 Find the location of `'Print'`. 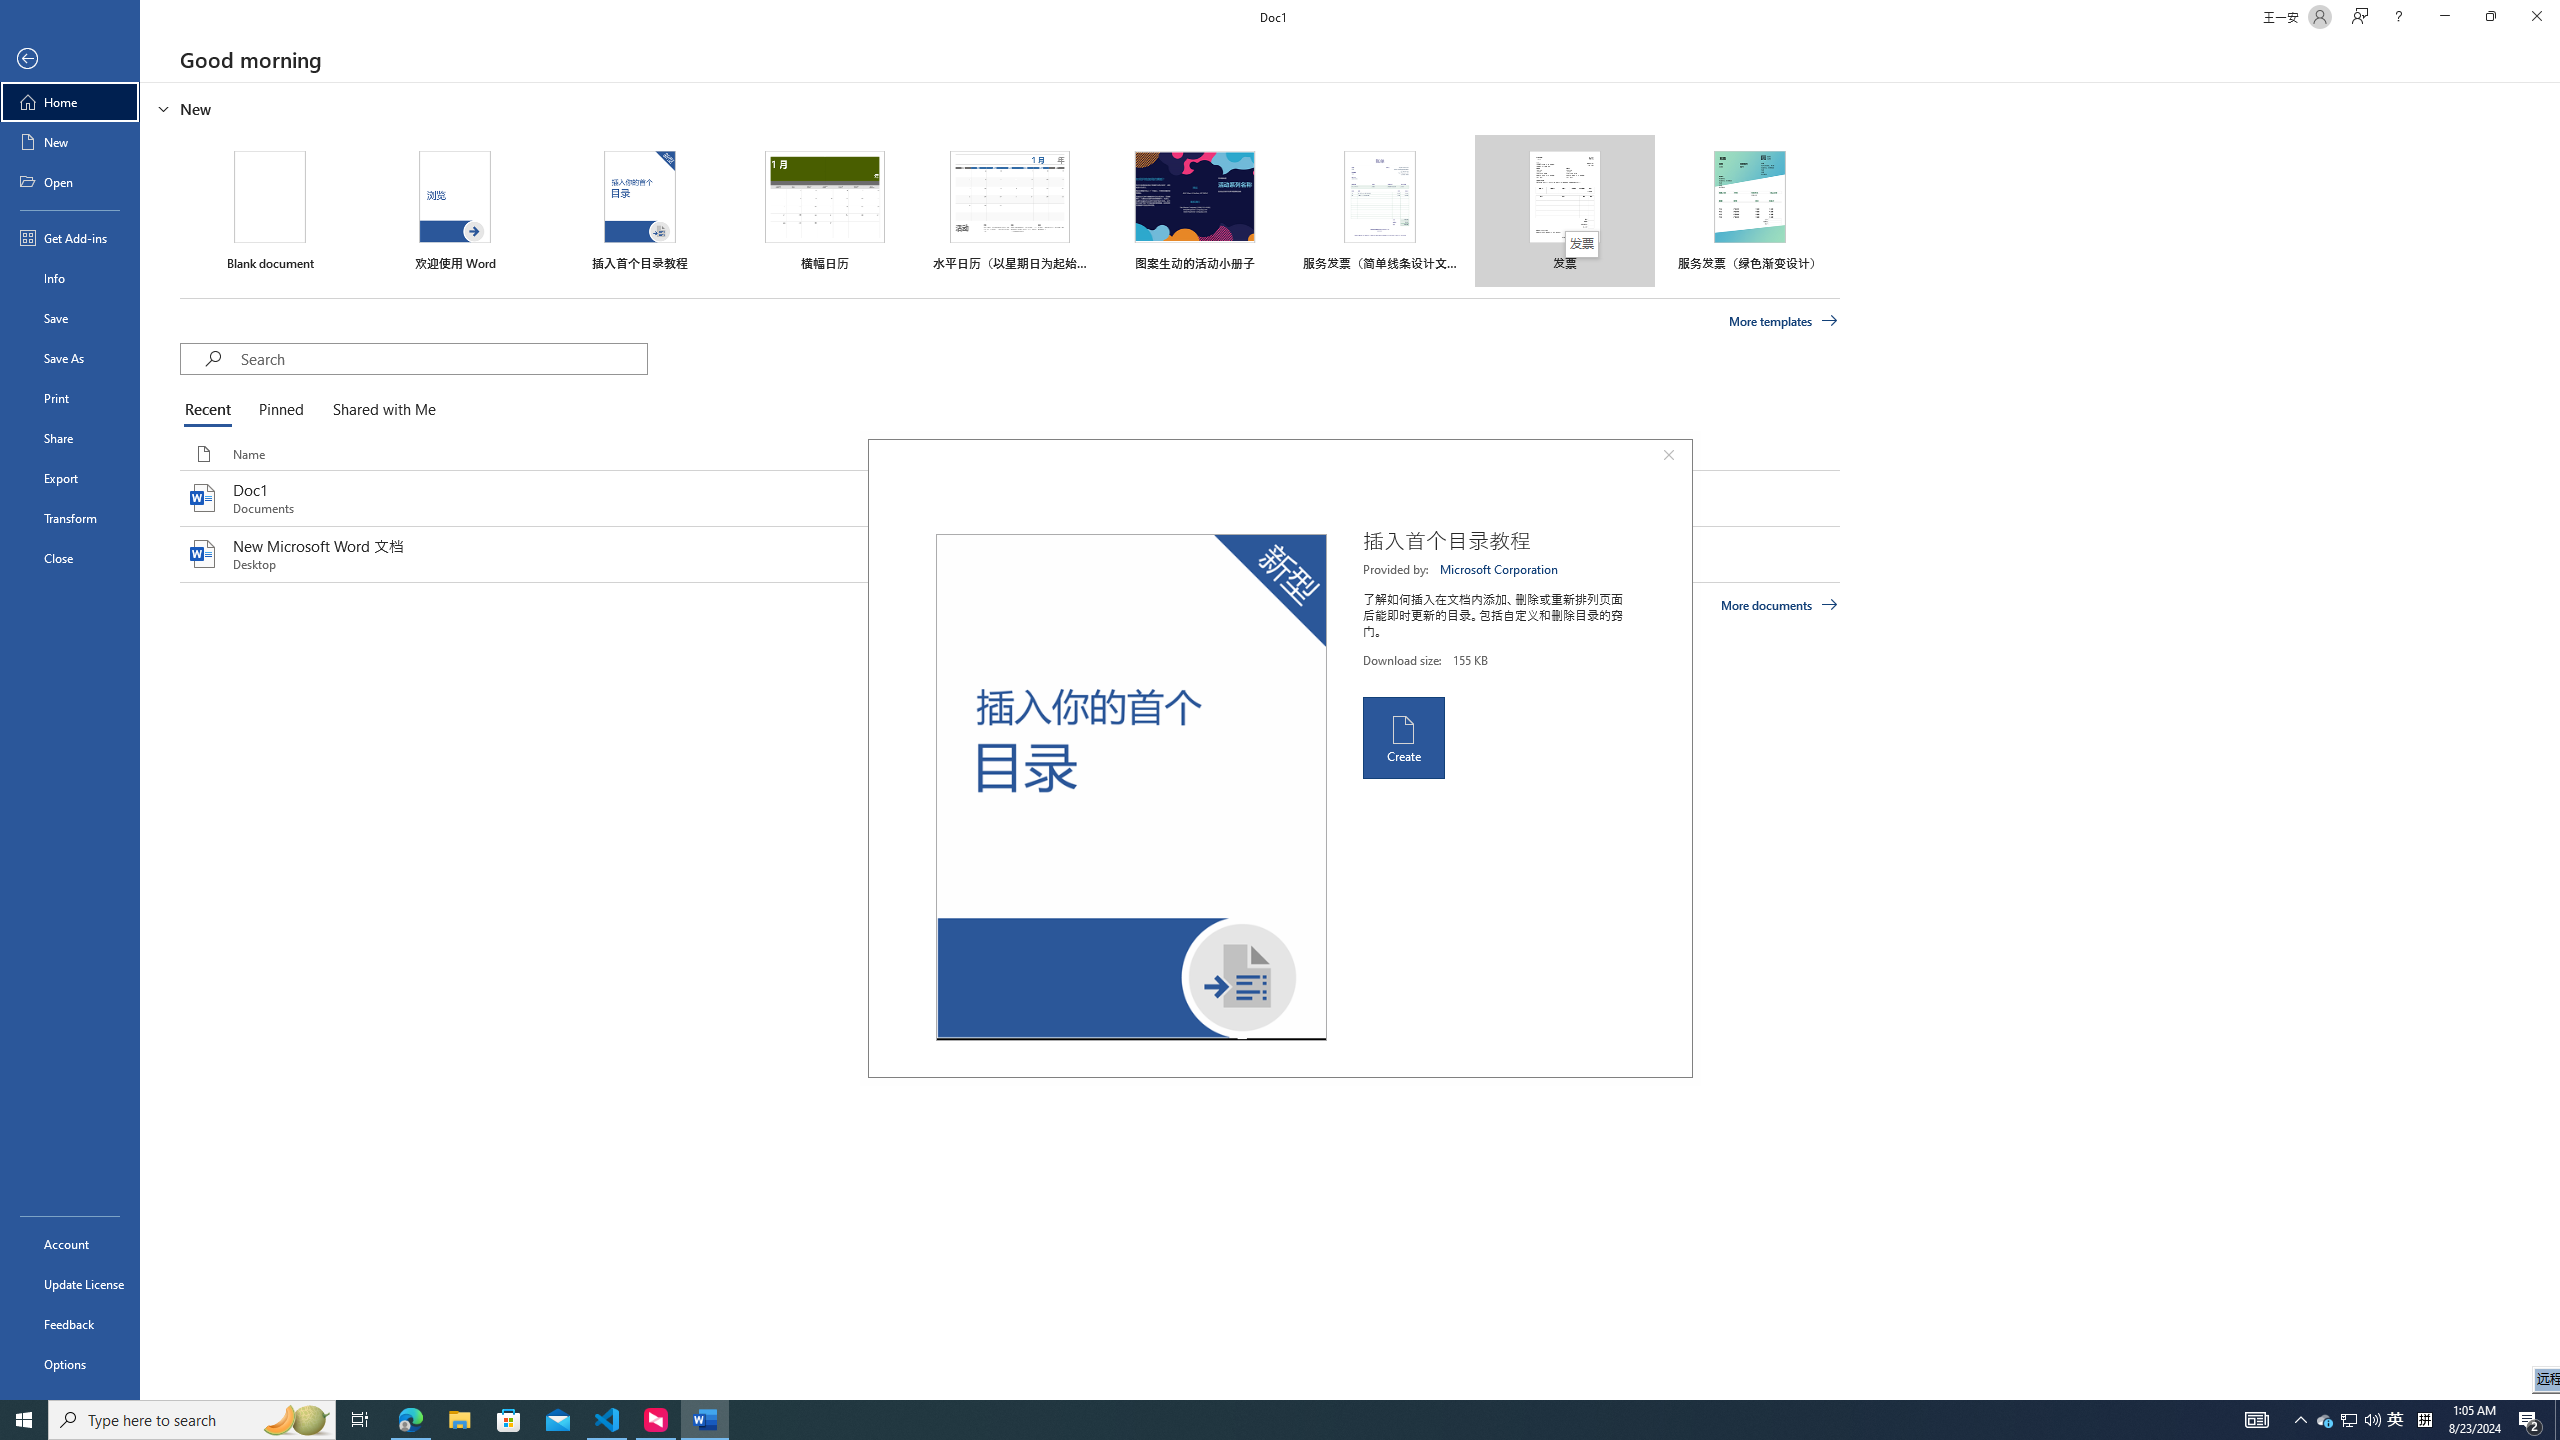

'Print' is located at coordinates (69, 397).